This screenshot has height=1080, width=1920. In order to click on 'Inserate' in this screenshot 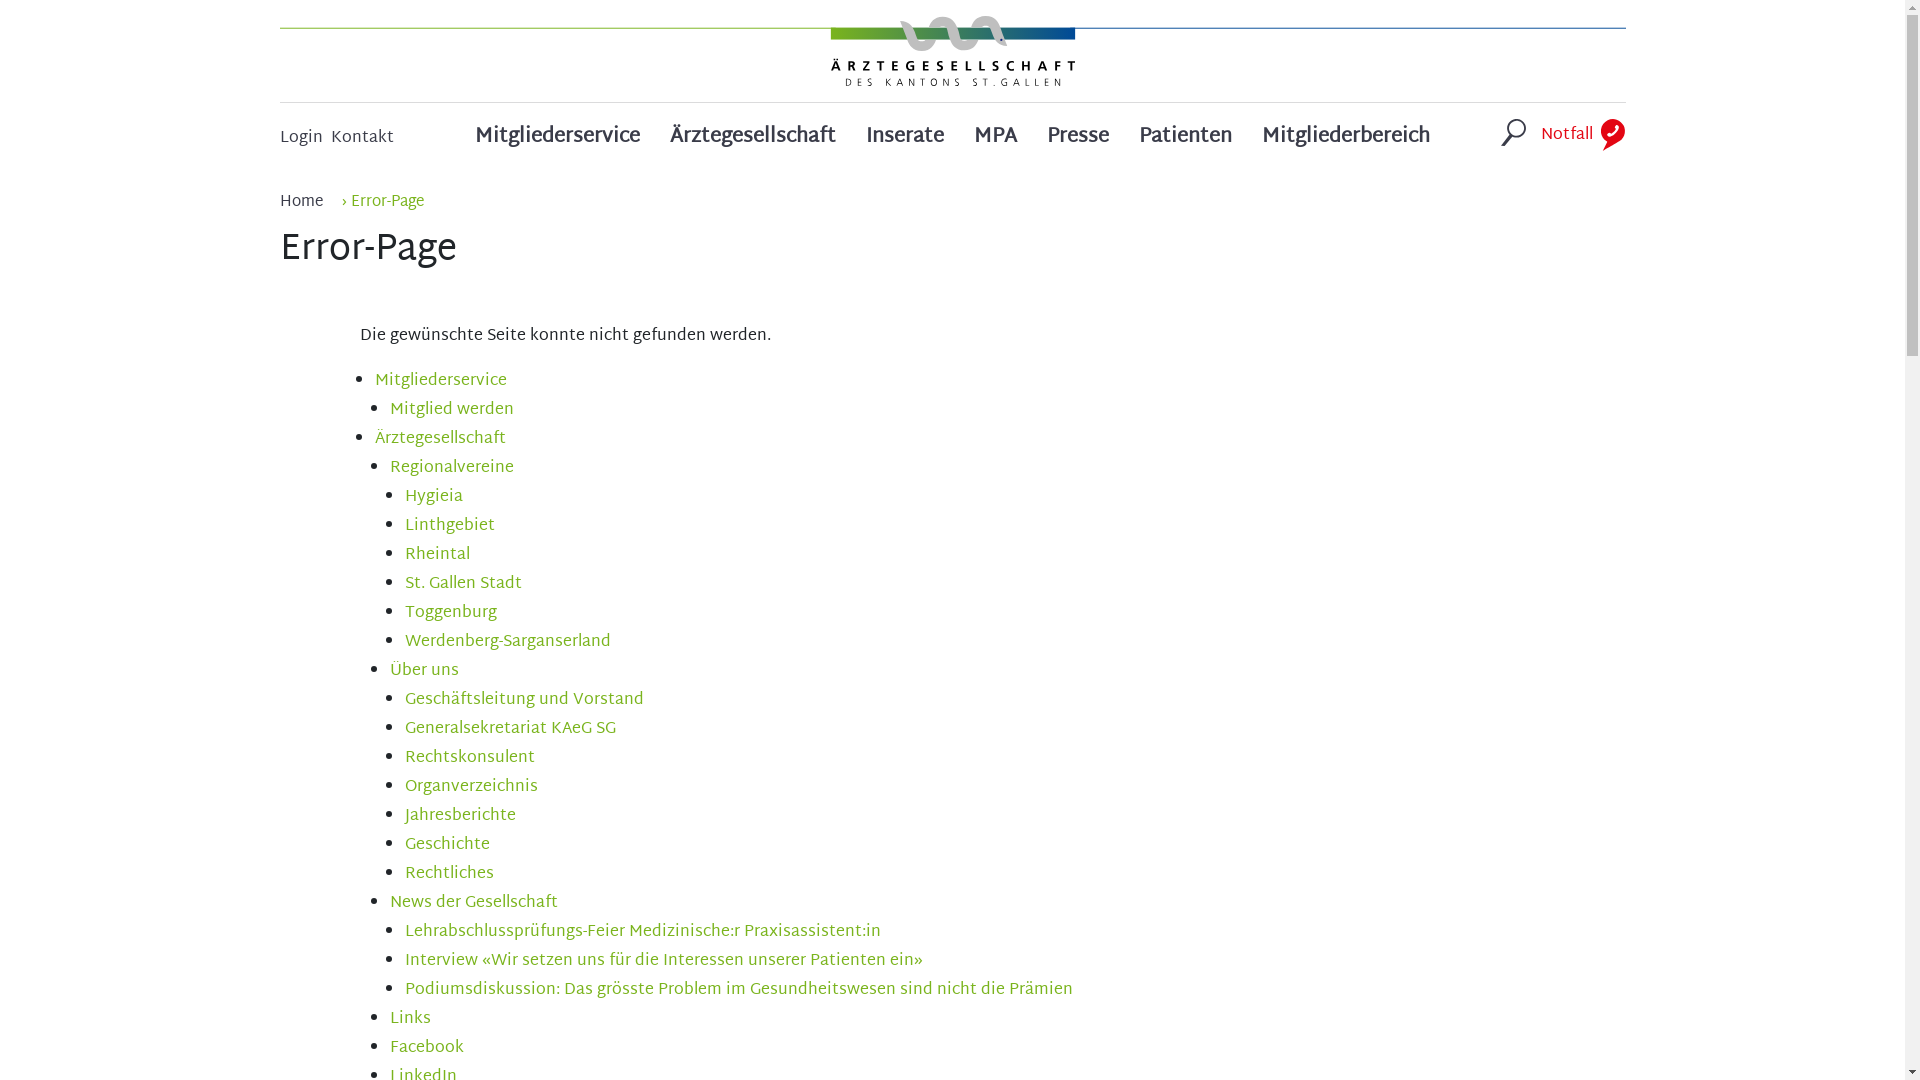, I will do `click(904, 143)`.